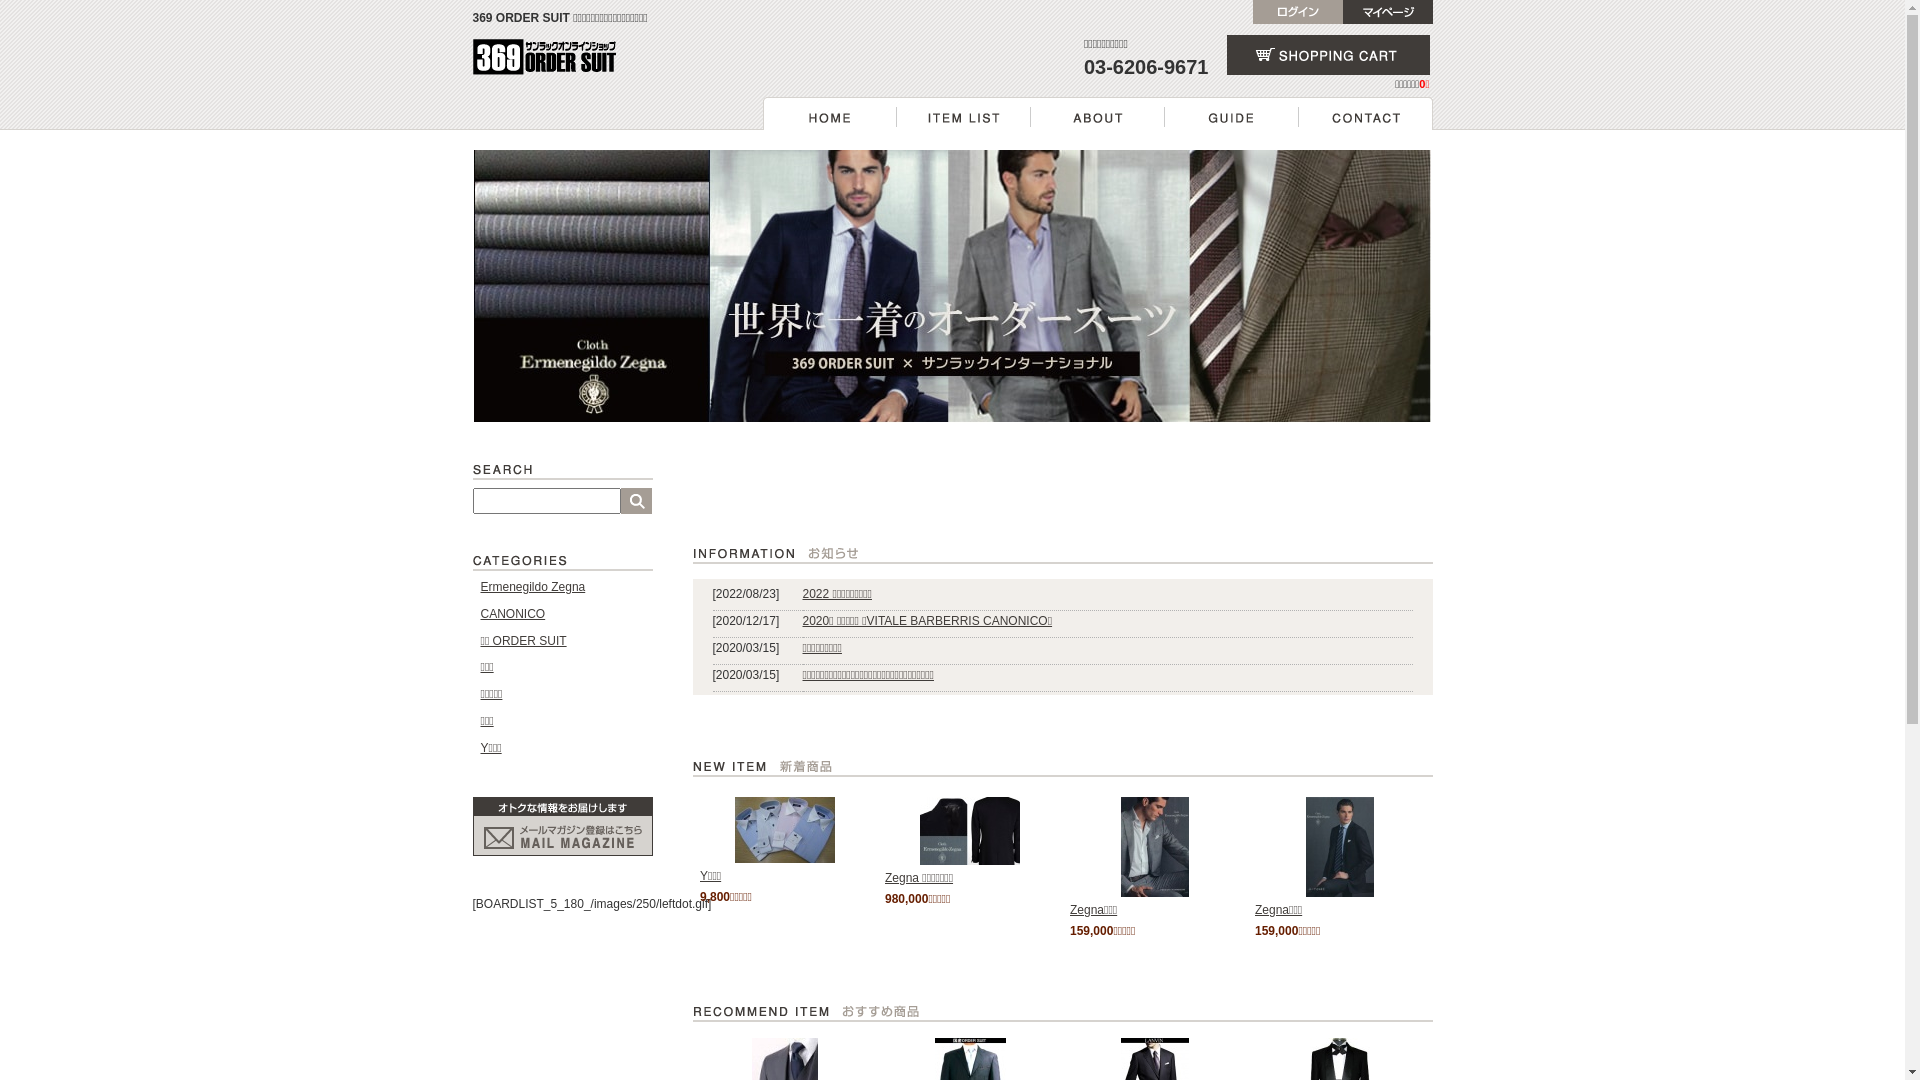  I want to click on 'CANONICO', so click(480, 612).